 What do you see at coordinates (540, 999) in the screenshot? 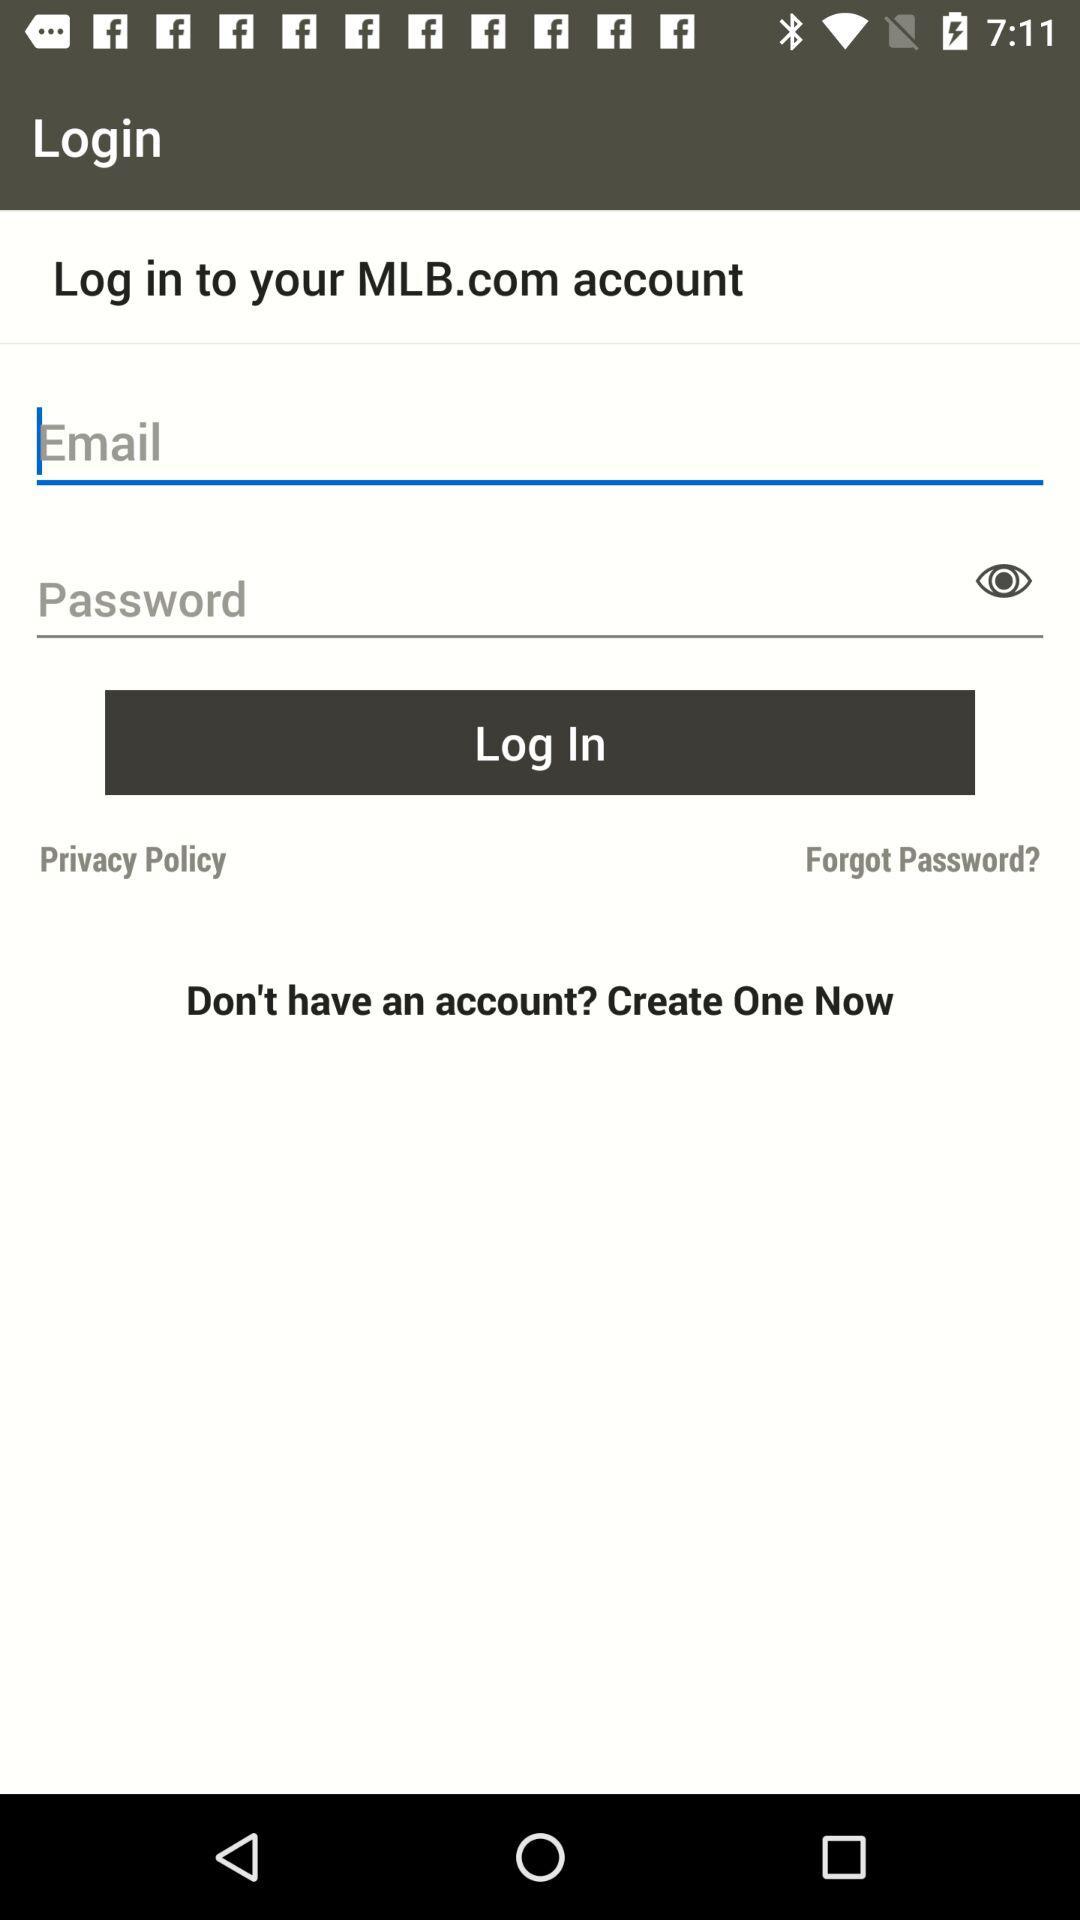
I see `the don t have icon` at bounding box center [540, 999].